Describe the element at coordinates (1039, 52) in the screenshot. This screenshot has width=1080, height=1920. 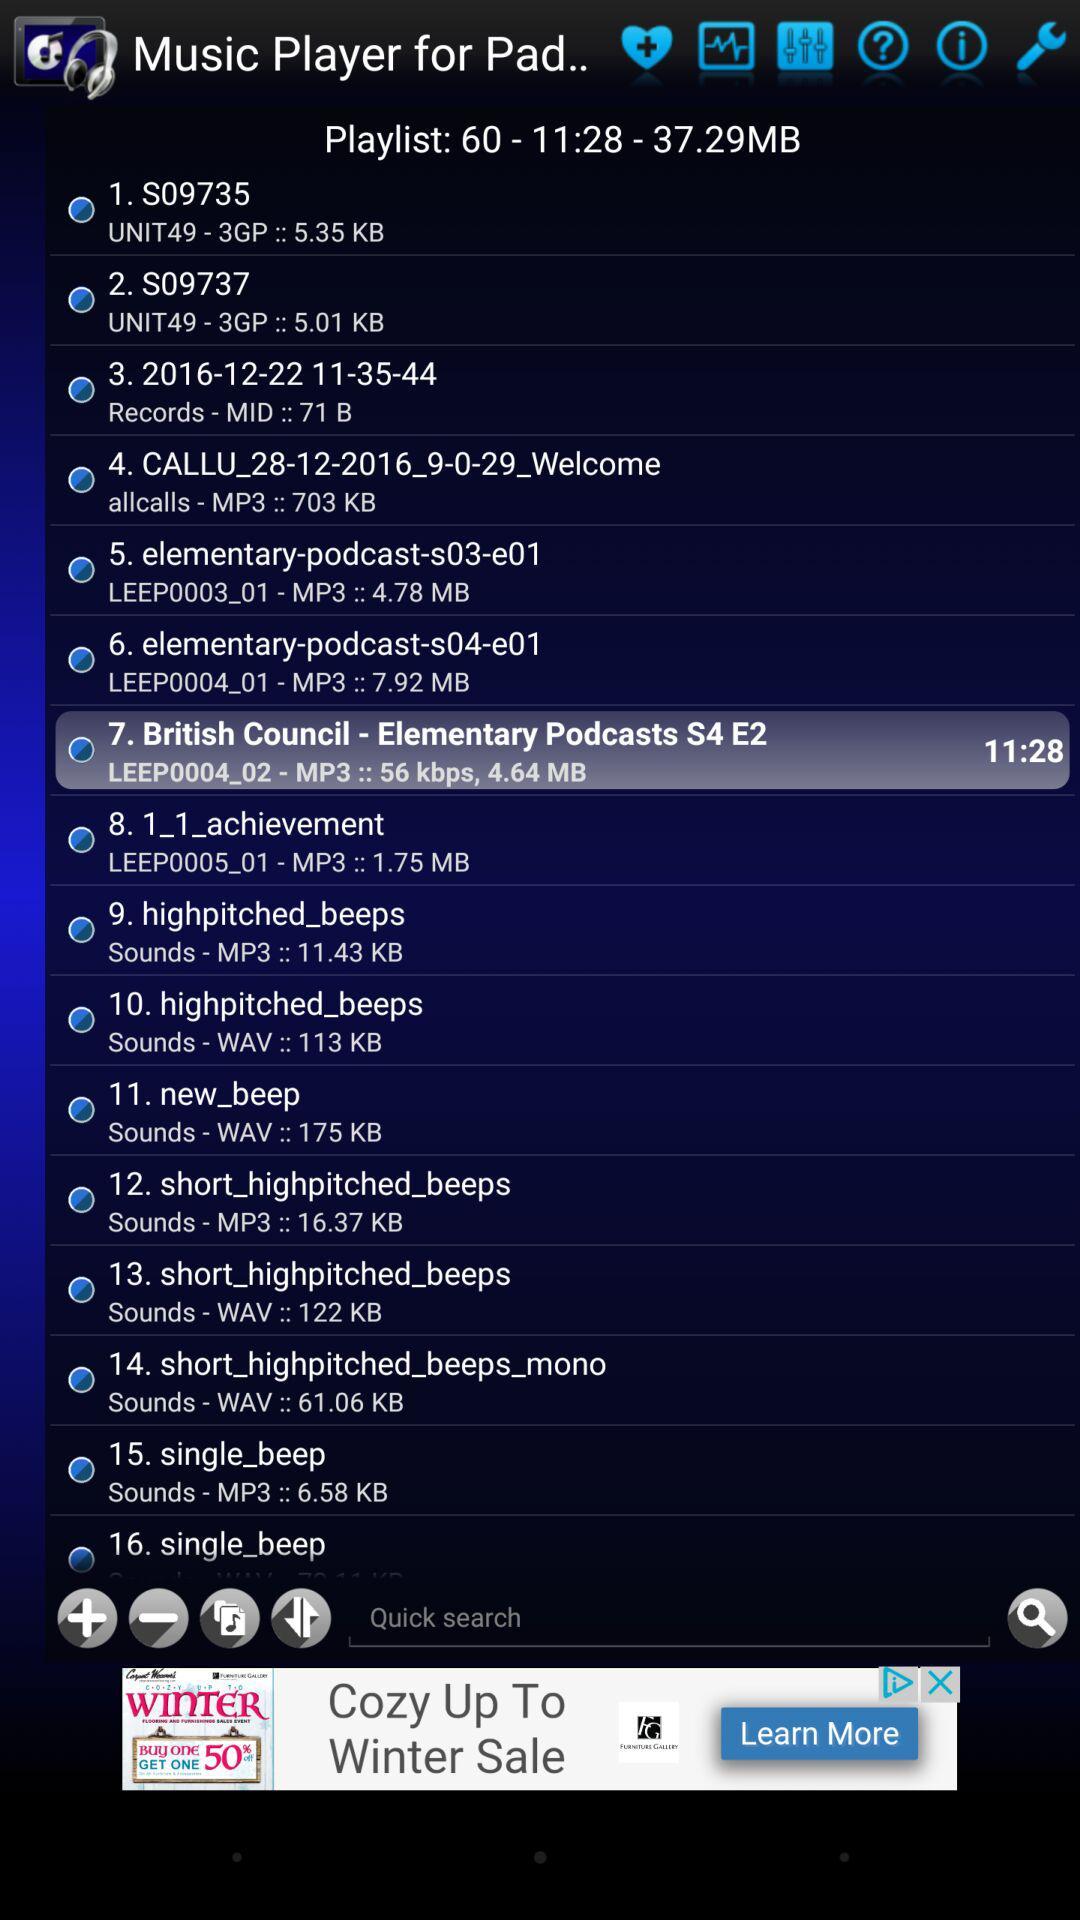
I see `settings` at that location.